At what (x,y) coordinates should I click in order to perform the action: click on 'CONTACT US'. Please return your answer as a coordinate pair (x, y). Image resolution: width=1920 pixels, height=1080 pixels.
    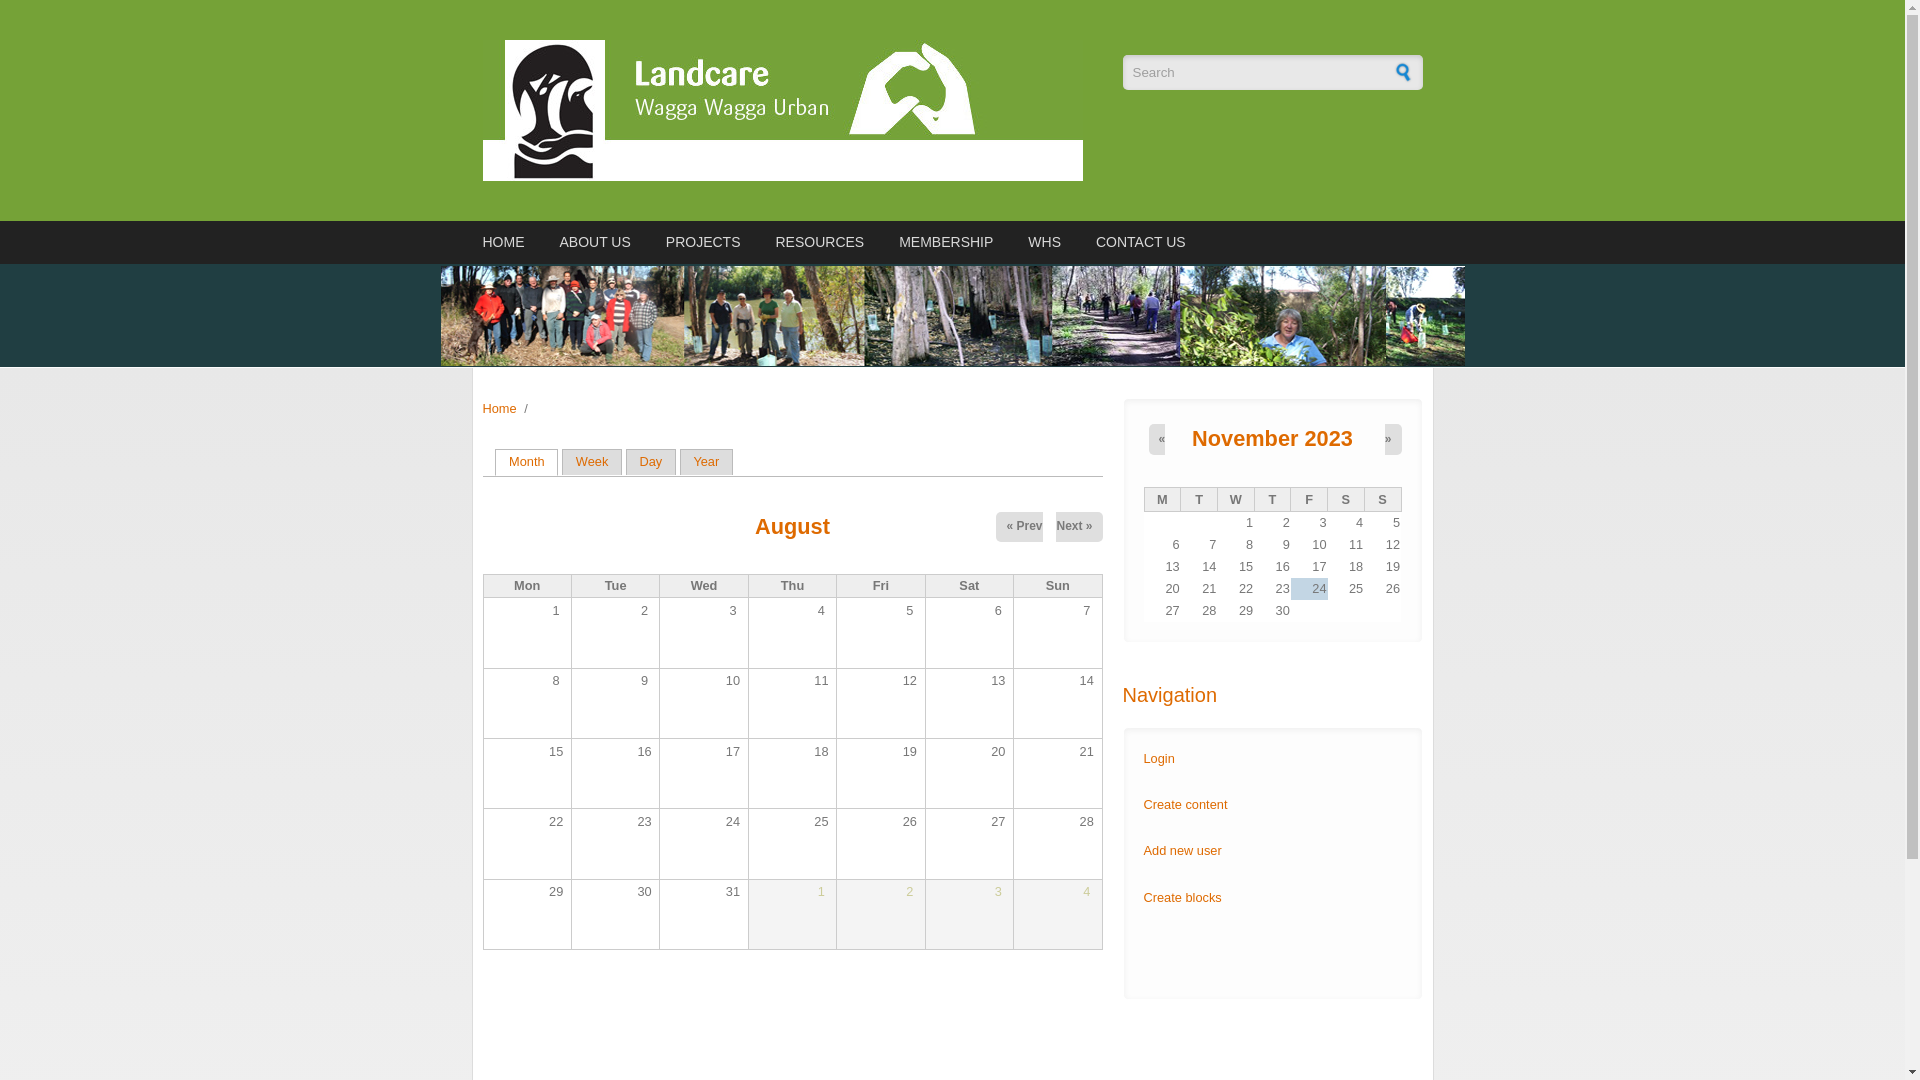
    Looking at the image, I should click on (1089, 241).